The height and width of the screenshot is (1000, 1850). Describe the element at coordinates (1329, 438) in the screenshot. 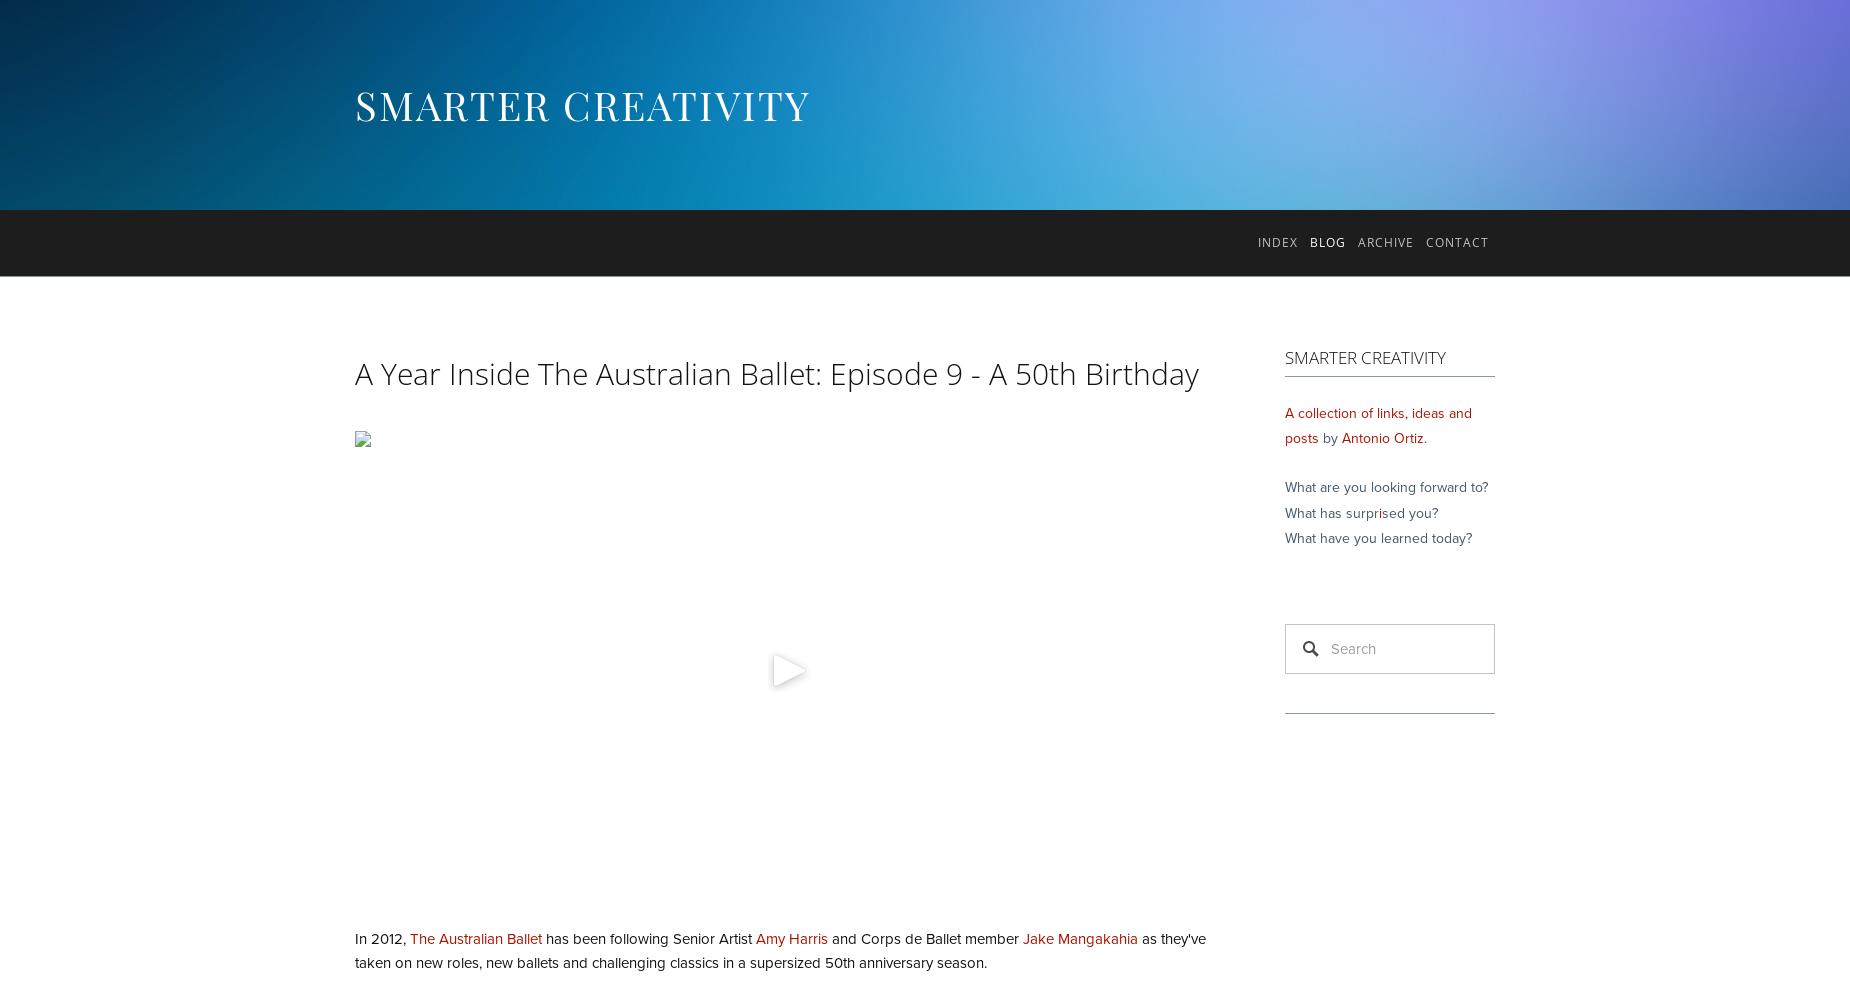

I see `'by'` at that location.